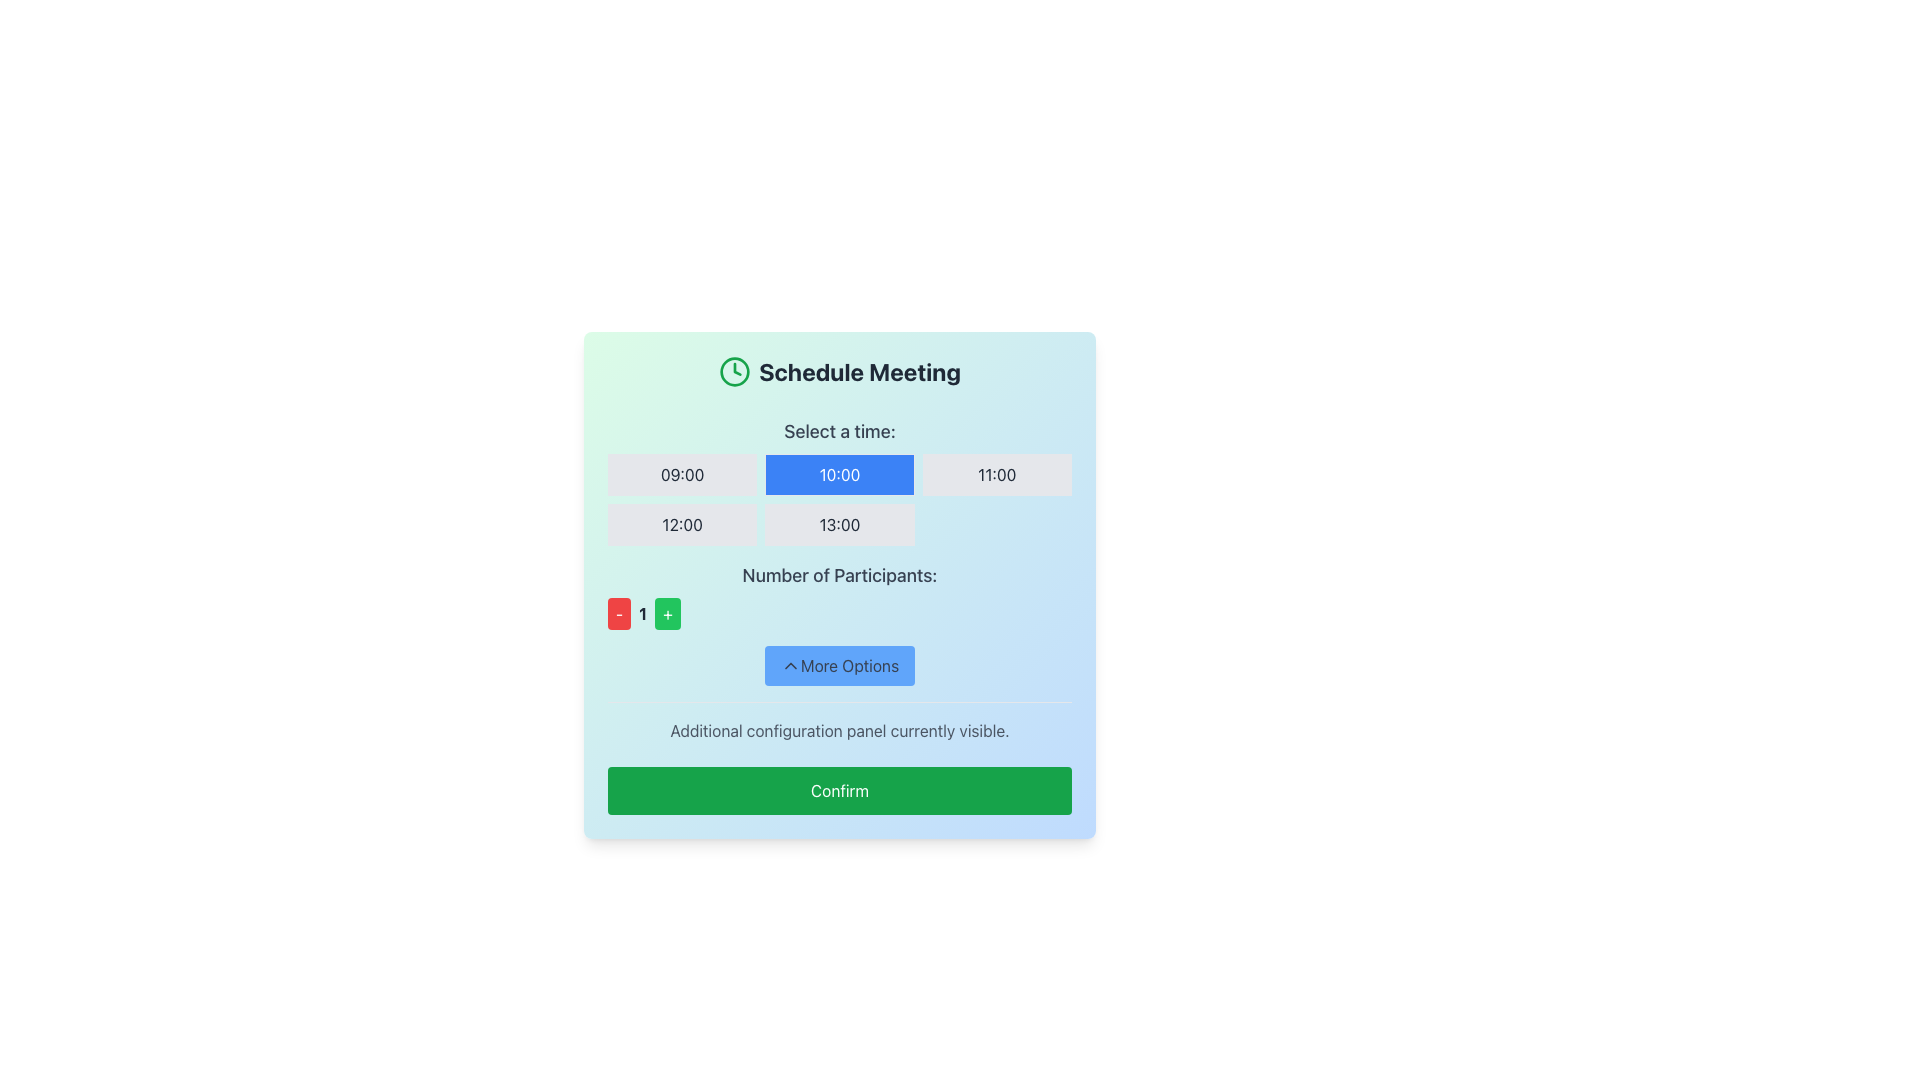  Describe the element at coordinates (789, 666) in the screenshot. I see `the icon located within the 'More Options' button, which is positioned to the left side of the text label associated with the 'Number of Participants' section` at that location.